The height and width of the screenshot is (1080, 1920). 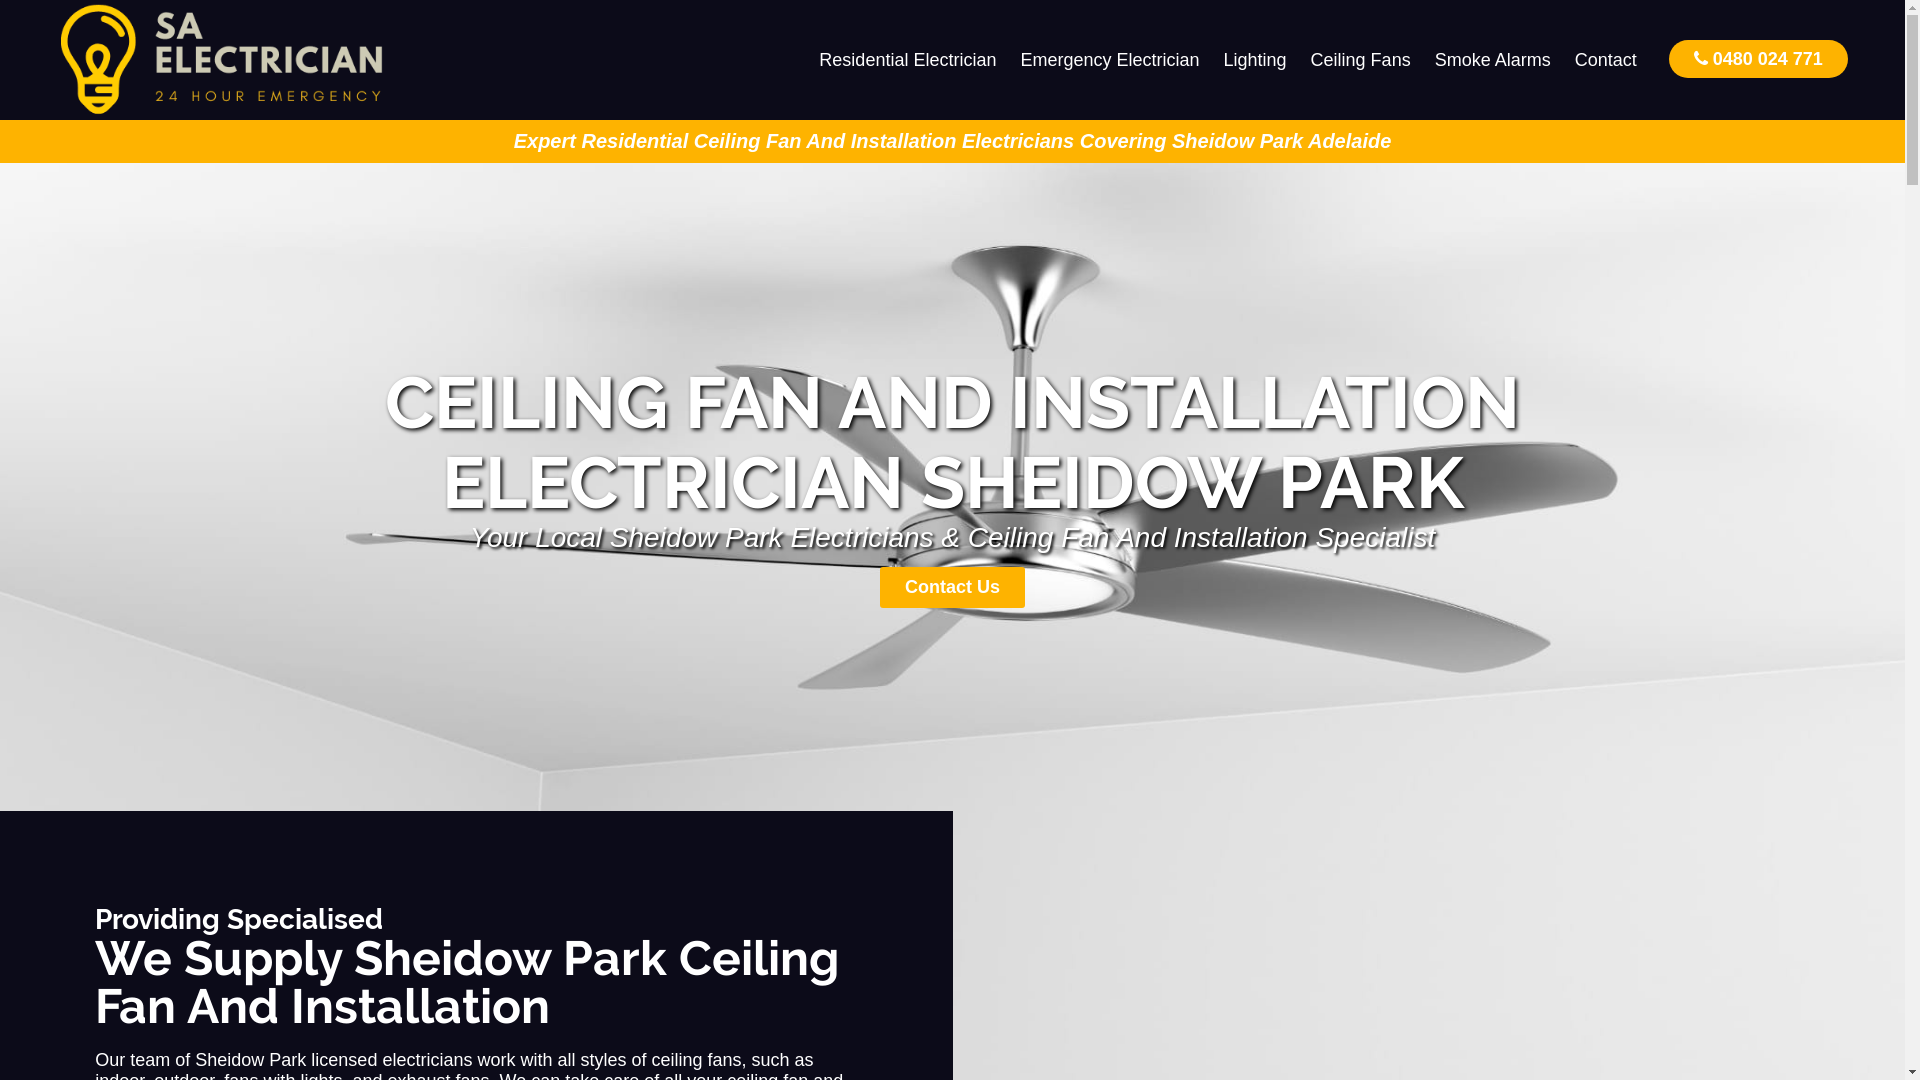 What do you see at coordinates (1421, 59) in the screenshot?
I see `'Smoke Alarms'` at bounding box center [1421, 59].